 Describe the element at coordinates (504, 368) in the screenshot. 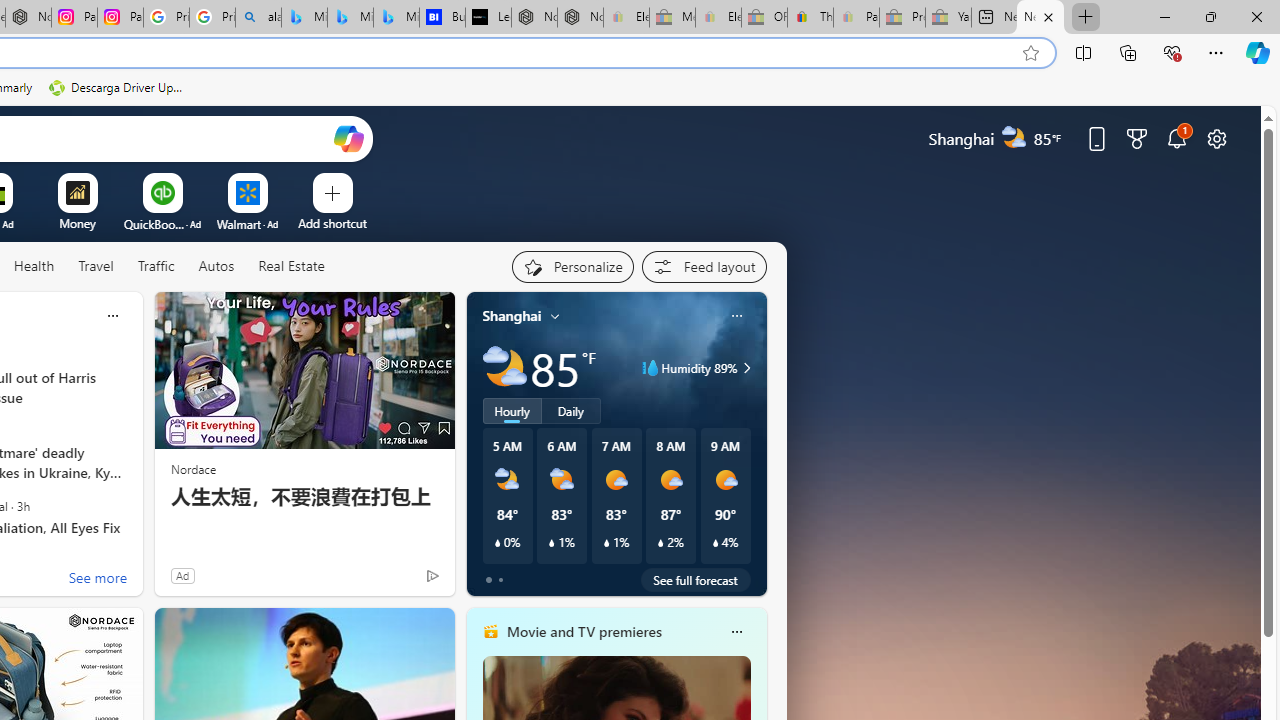

I see `'Partly cloudy'` at that location.